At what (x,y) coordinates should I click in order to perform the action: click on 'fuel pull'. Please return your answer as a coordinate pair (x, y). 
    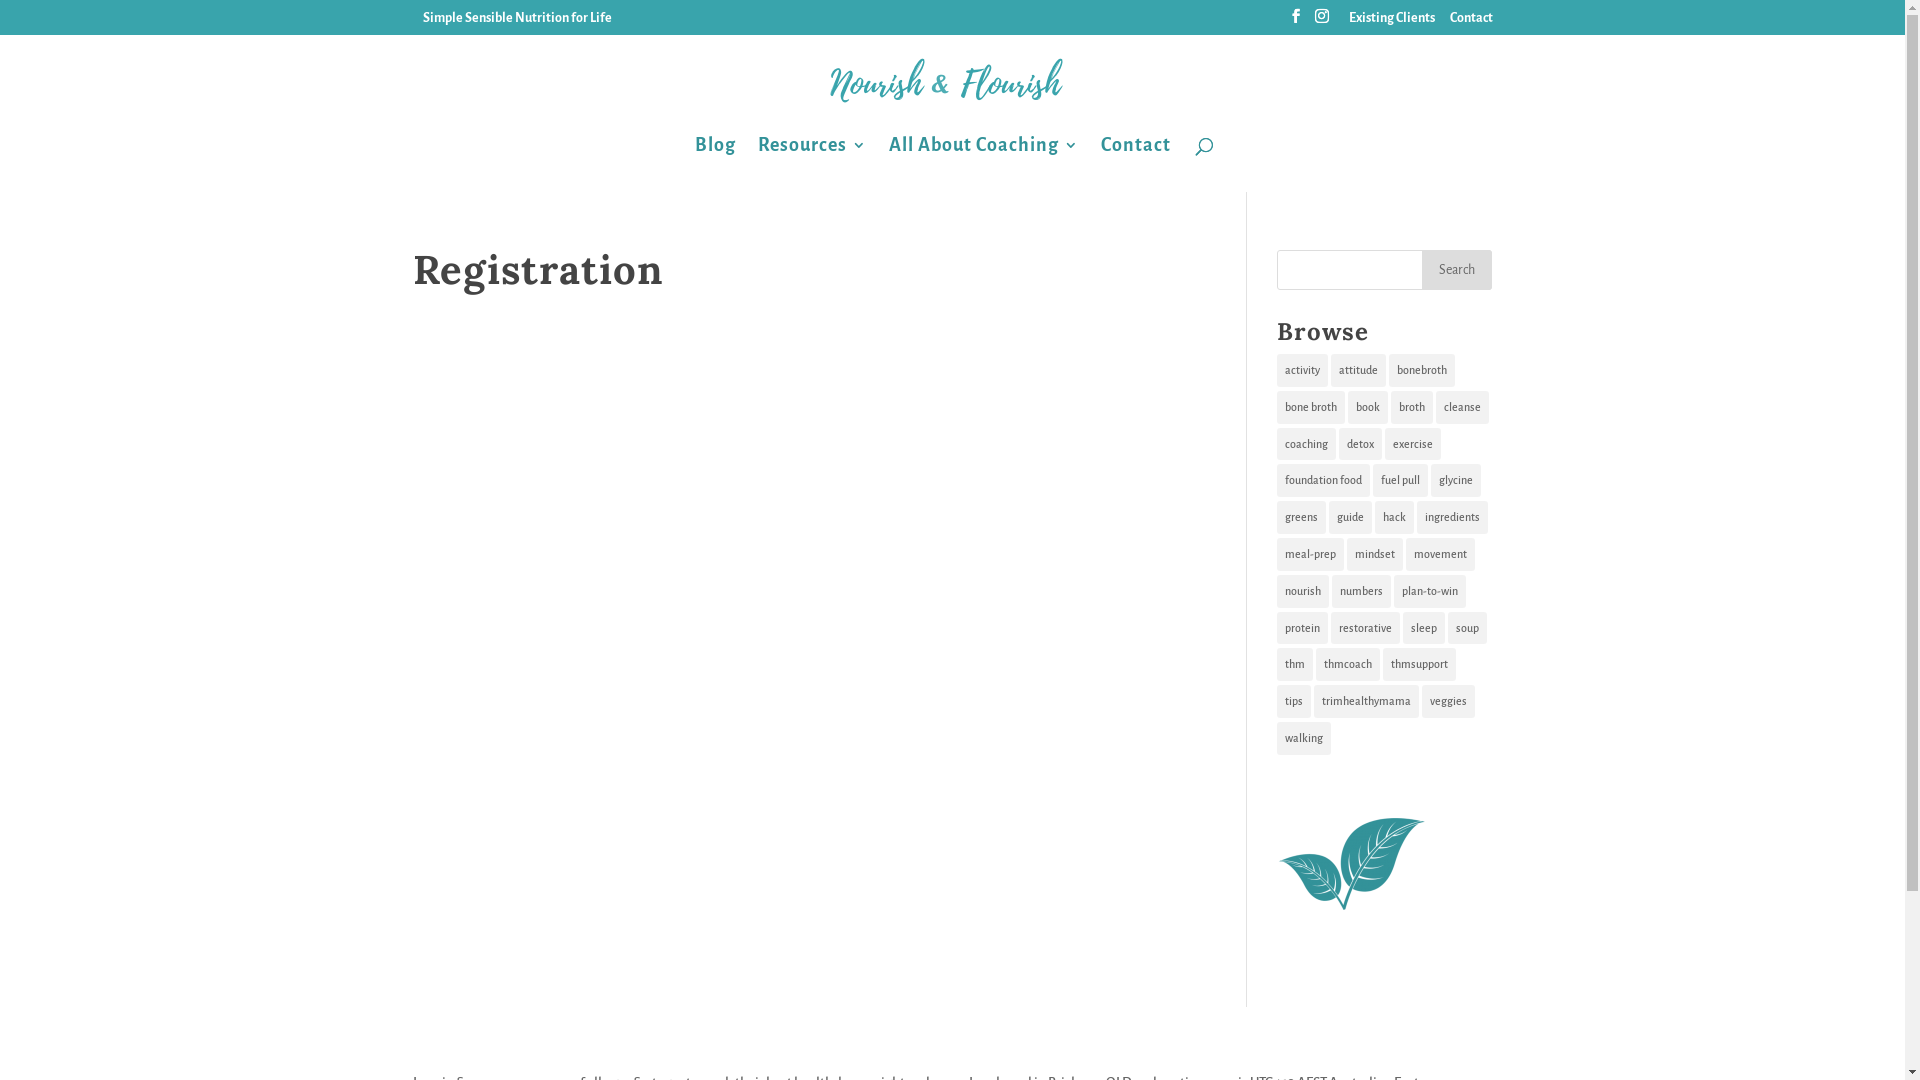
    Looking at the image, I should click on (1399, 480).